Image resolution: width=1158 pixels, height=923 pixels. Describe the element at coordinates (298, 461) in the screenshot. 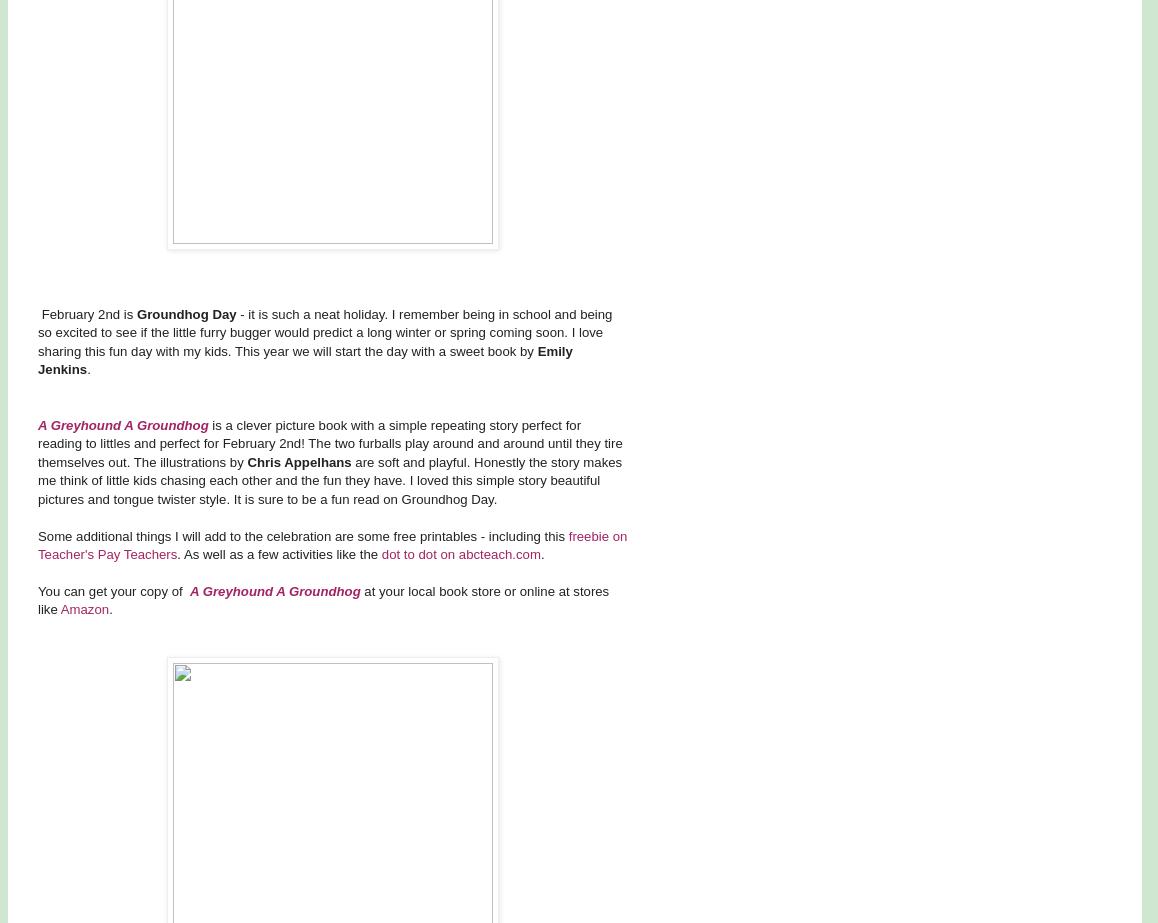

I see `'Chris Appelhans'` at that location.